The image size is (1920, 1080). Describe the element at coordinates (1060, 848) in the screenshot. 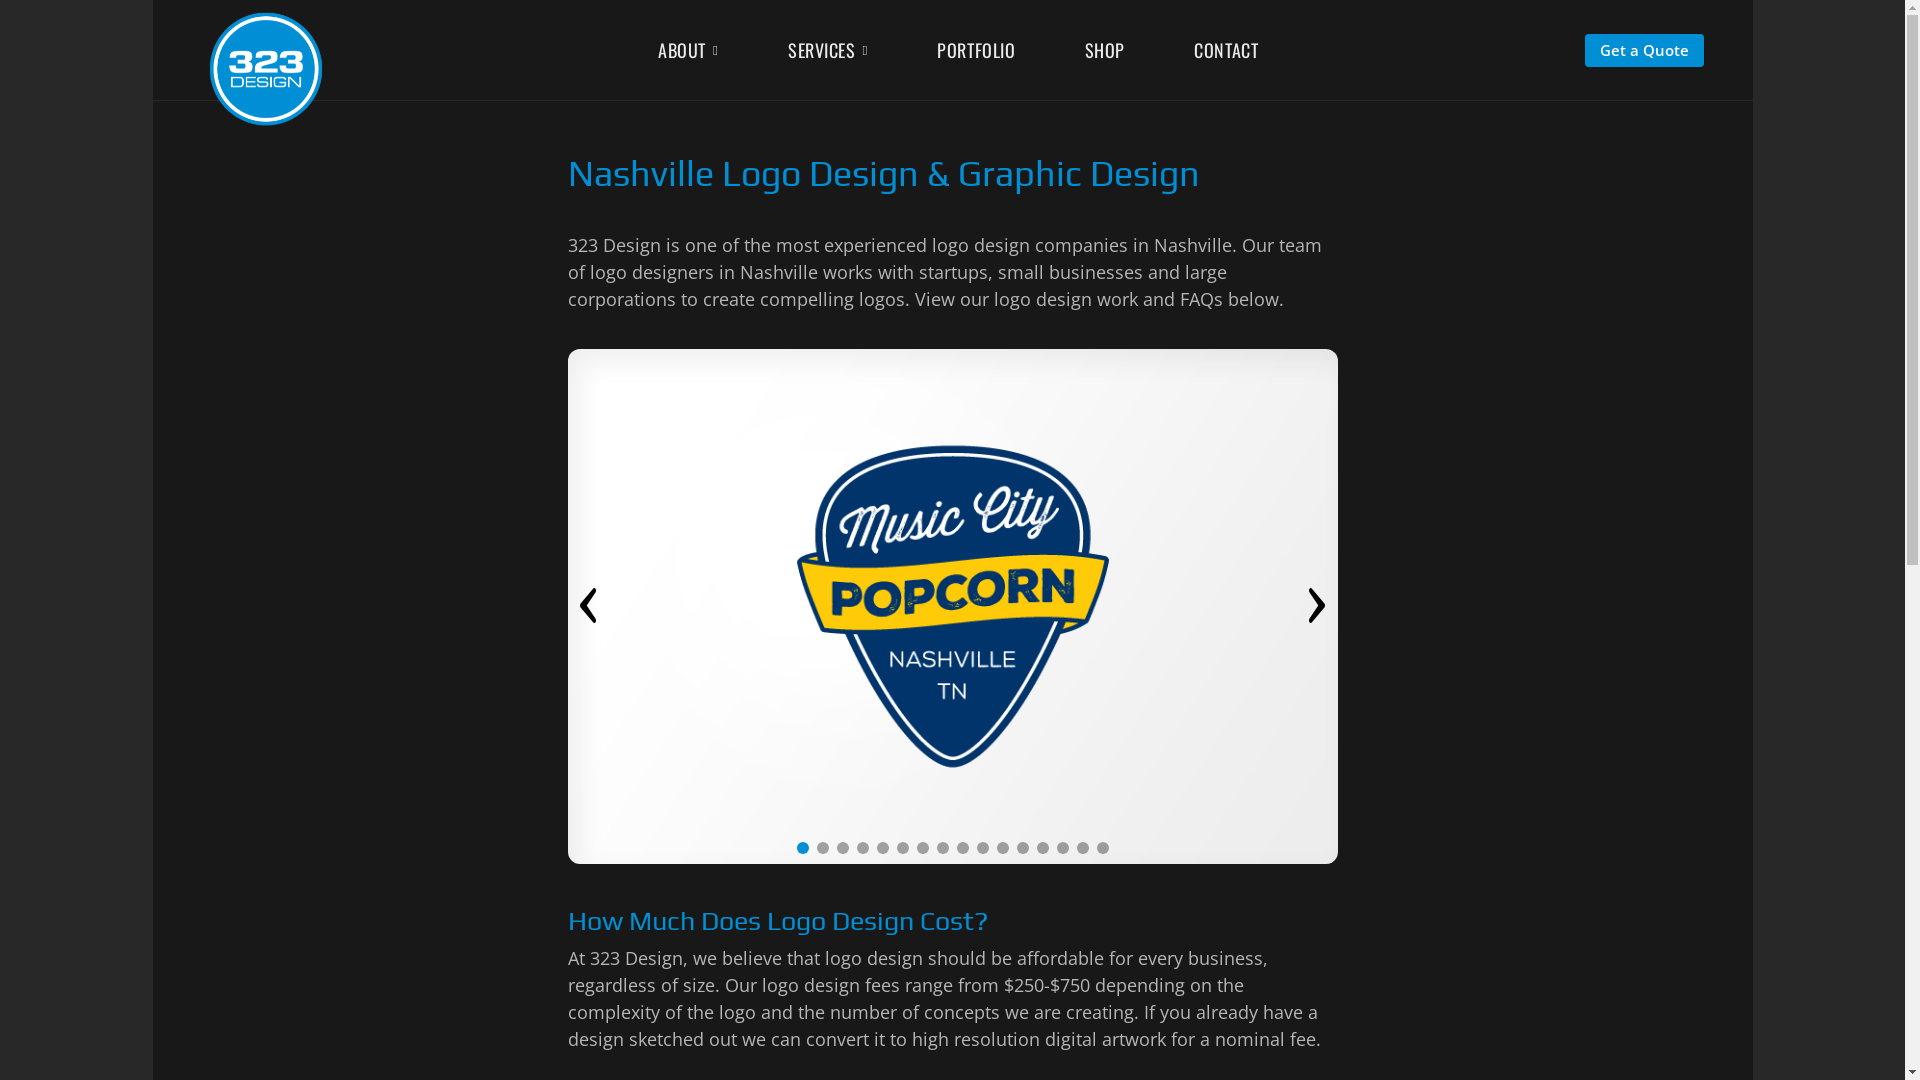

I see `'14'` at that location.